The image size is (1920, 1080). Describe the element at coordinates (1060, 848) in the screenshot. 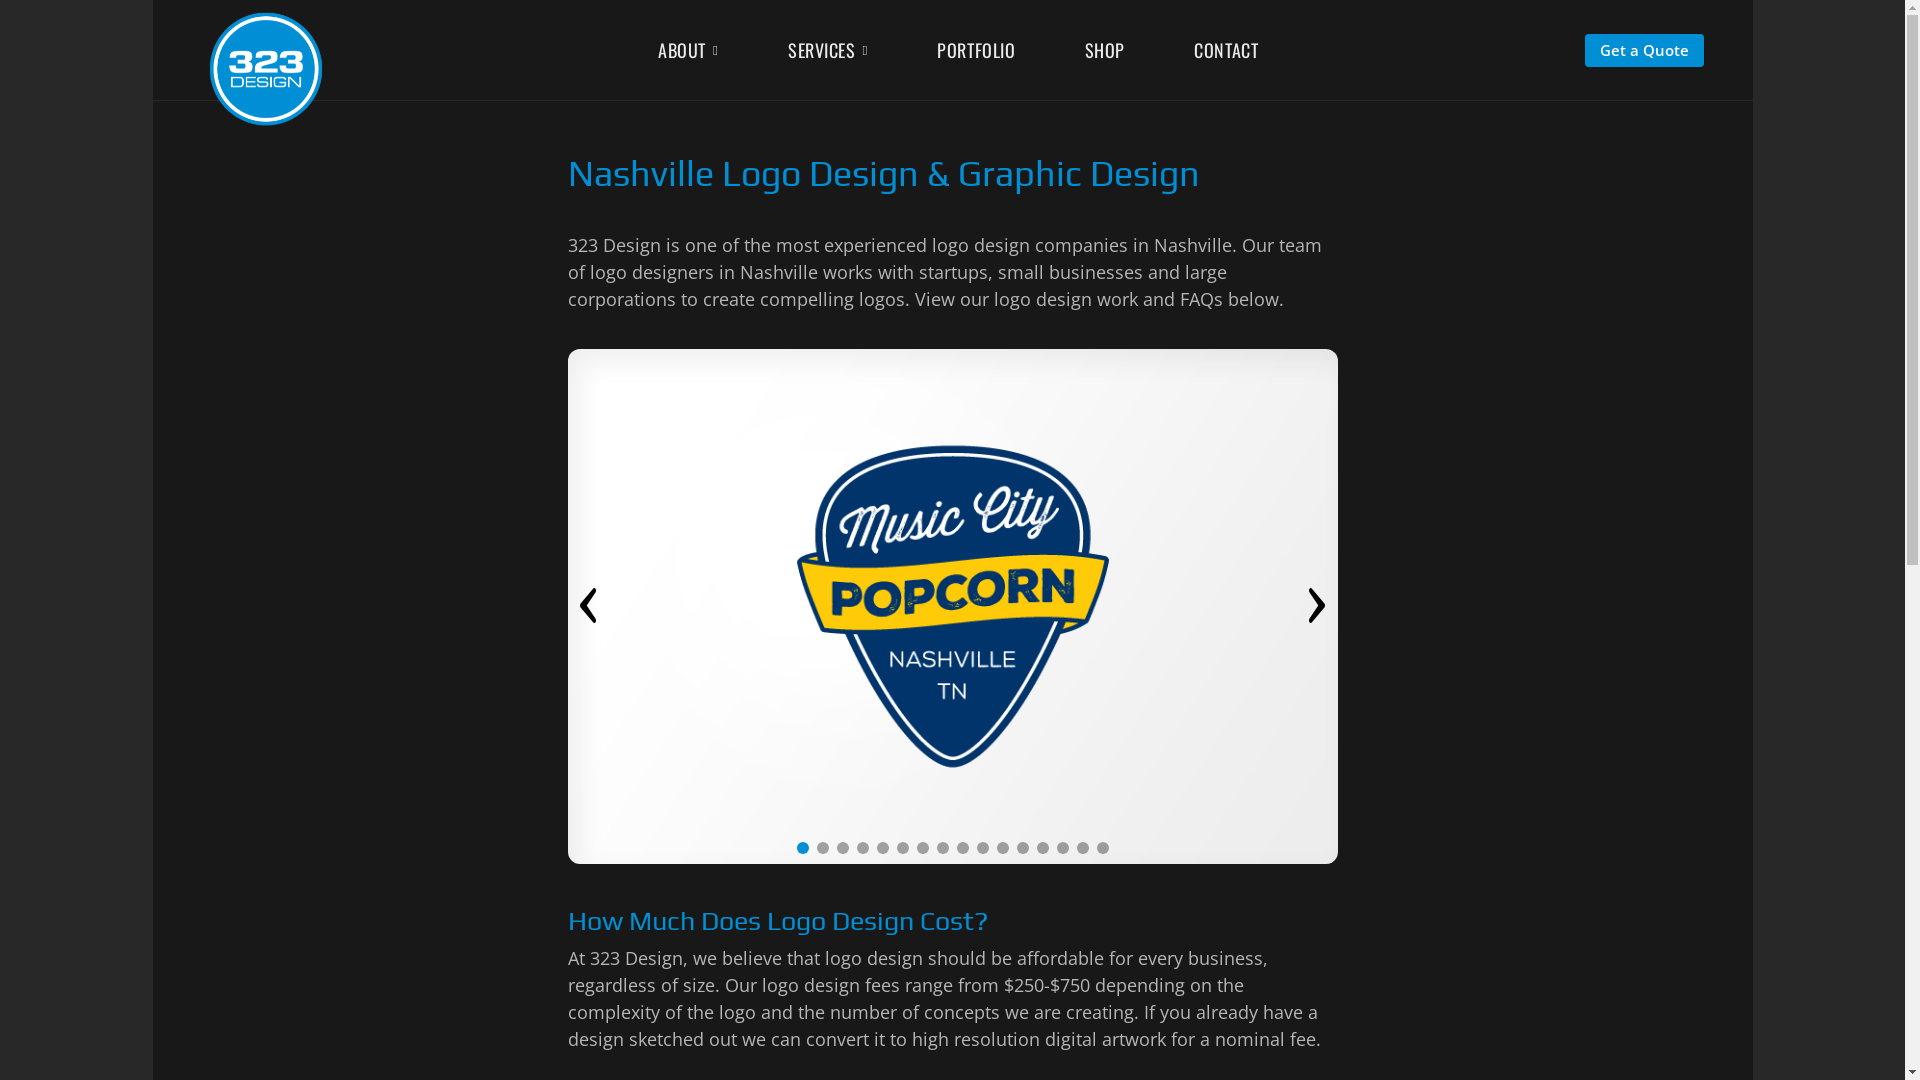

I see `'14'` at that location.